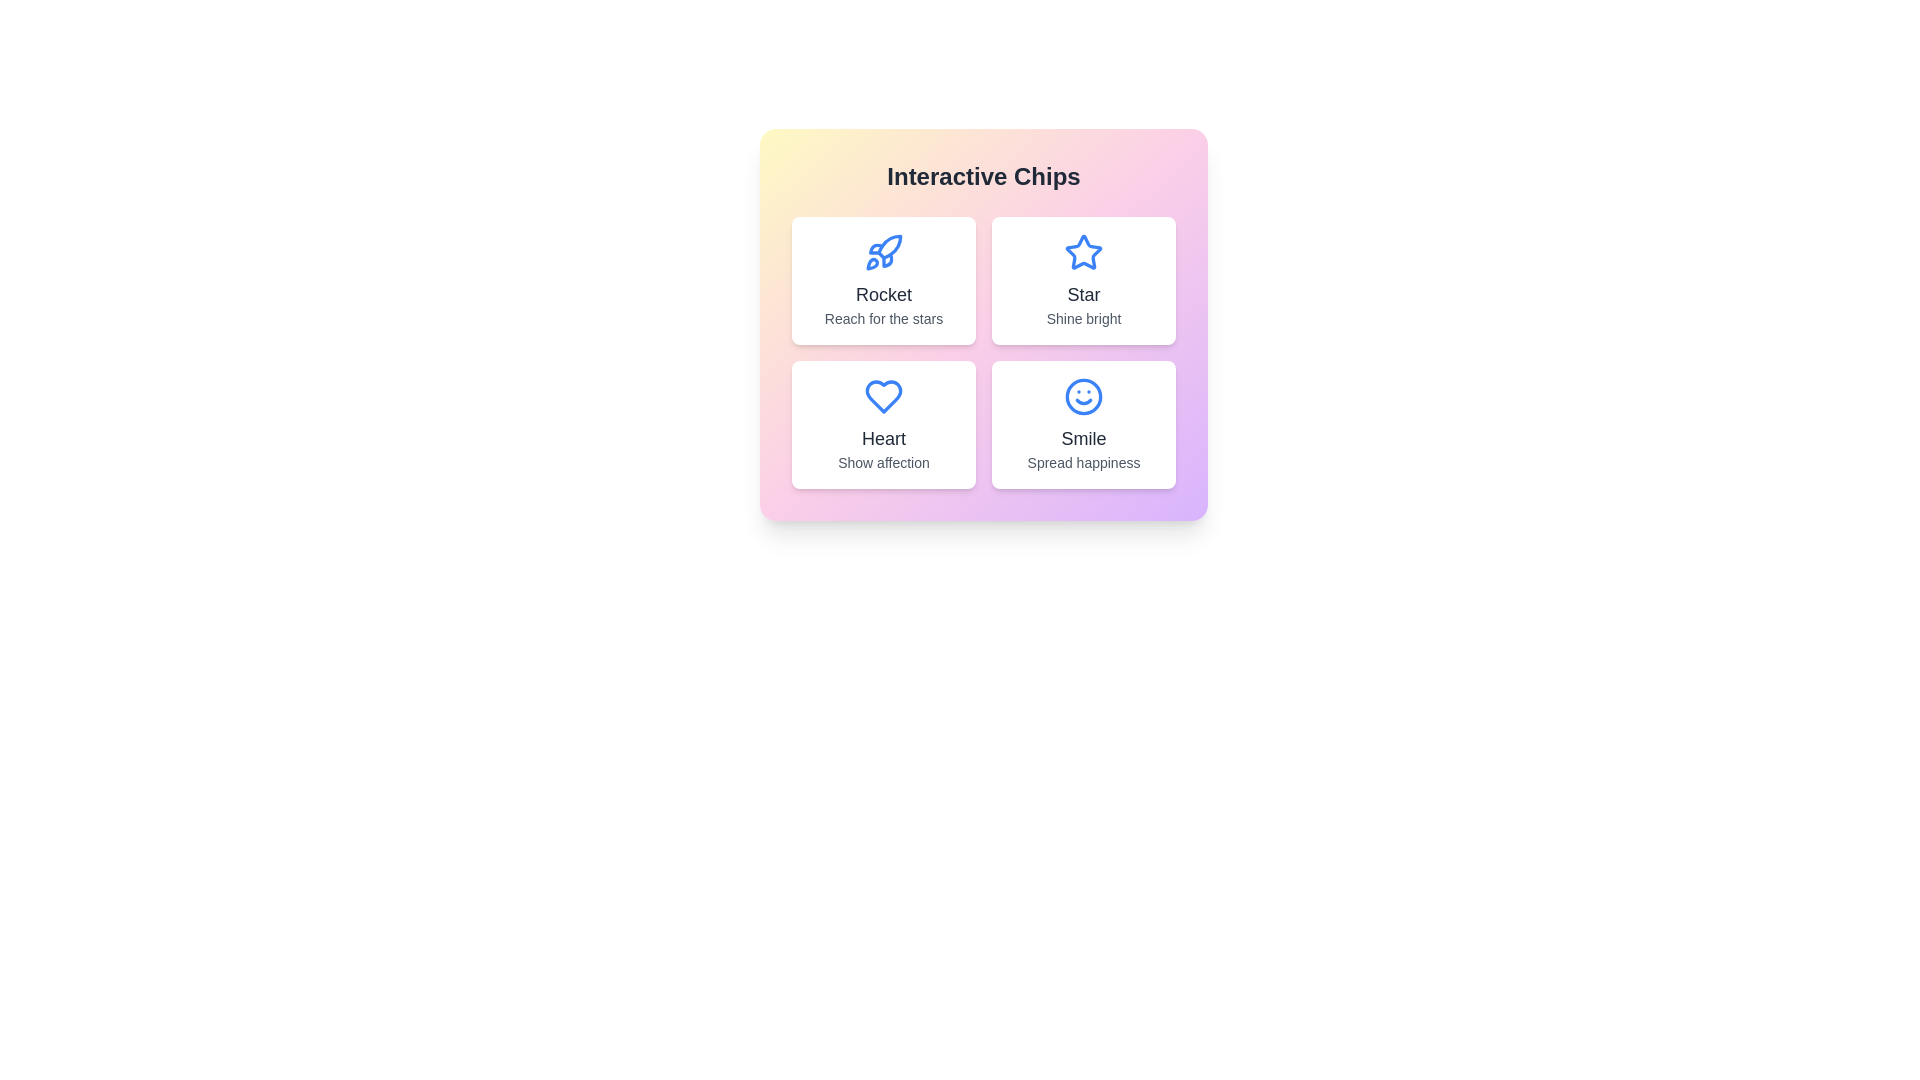 Image resolution: width=1920 pixels, height=1080 pixels. I want to click on the chip labeled Smile to interact with it, so click(1083, 423).